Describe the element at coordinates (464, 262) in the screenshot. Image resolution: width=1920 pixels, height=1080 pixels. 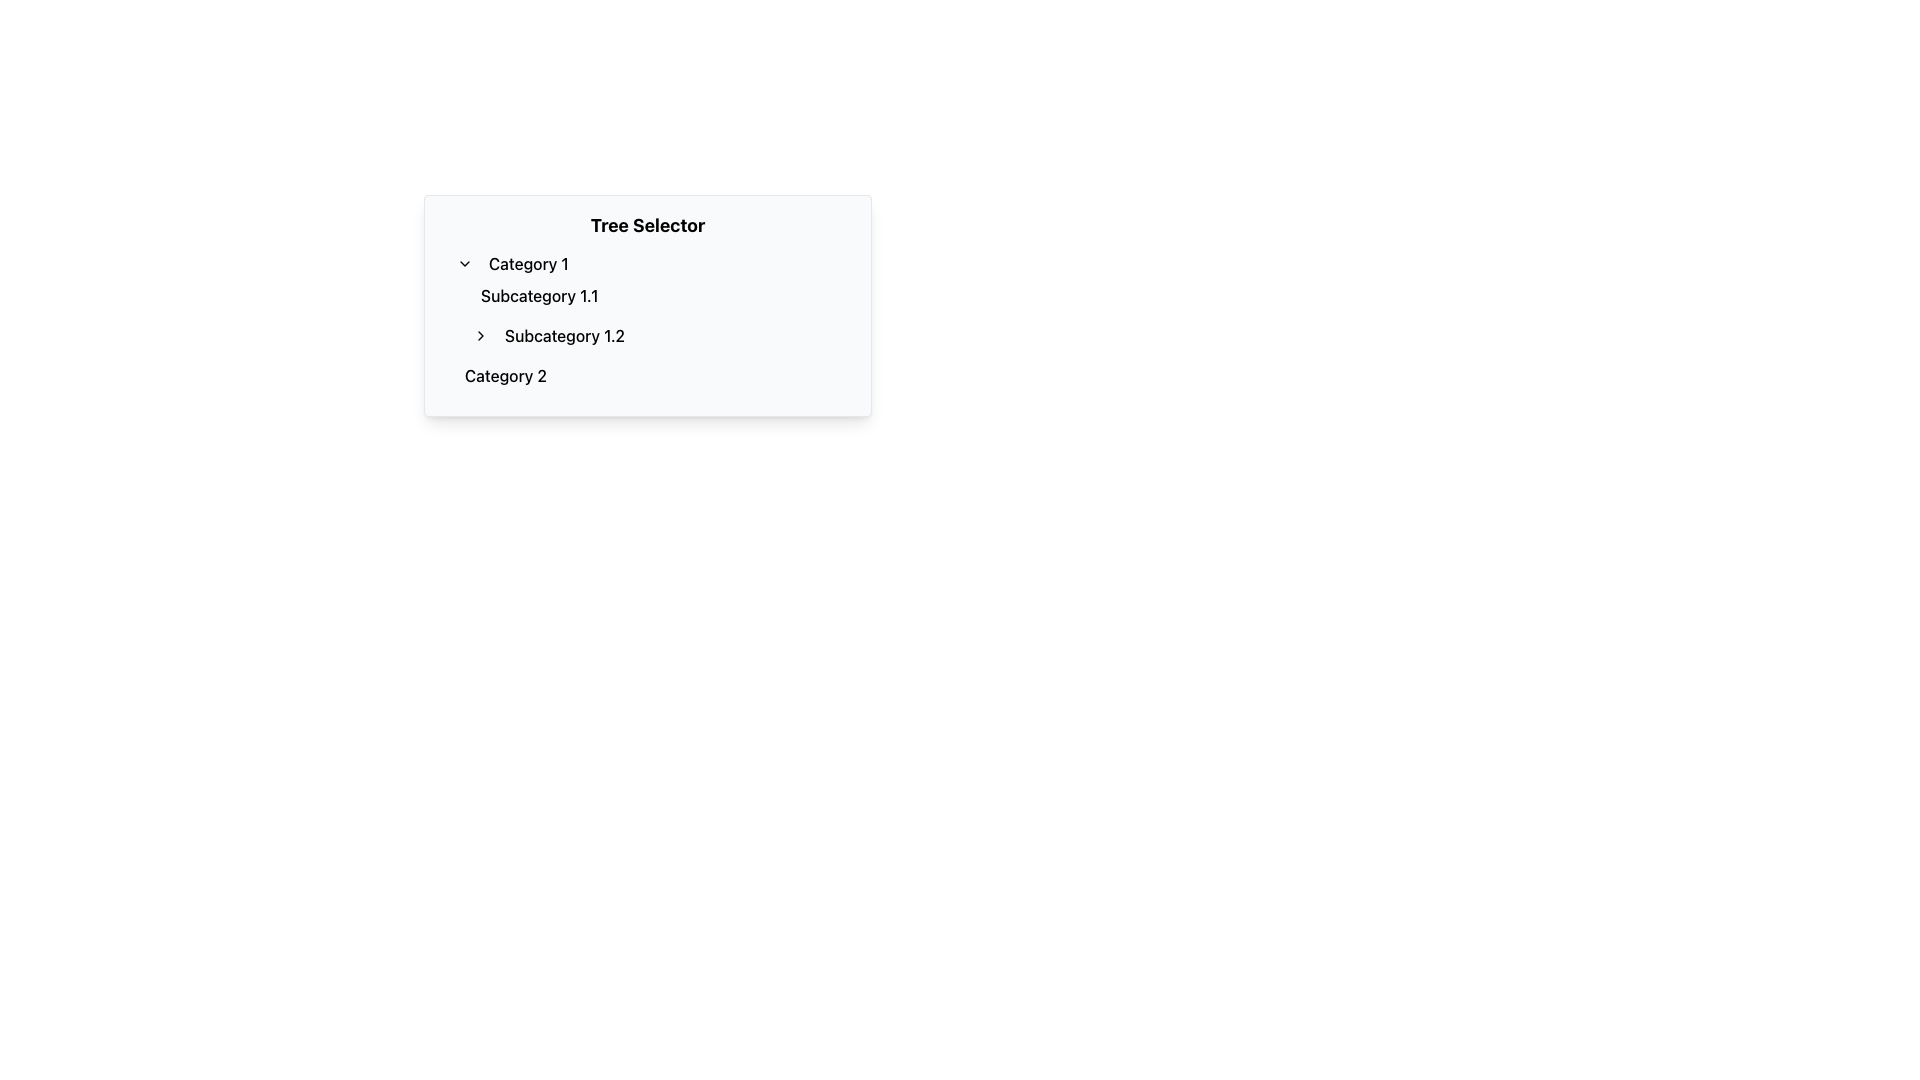
I see `the downward-pointing chevron icon button located to the left of the text 'Category 1'` at that location.